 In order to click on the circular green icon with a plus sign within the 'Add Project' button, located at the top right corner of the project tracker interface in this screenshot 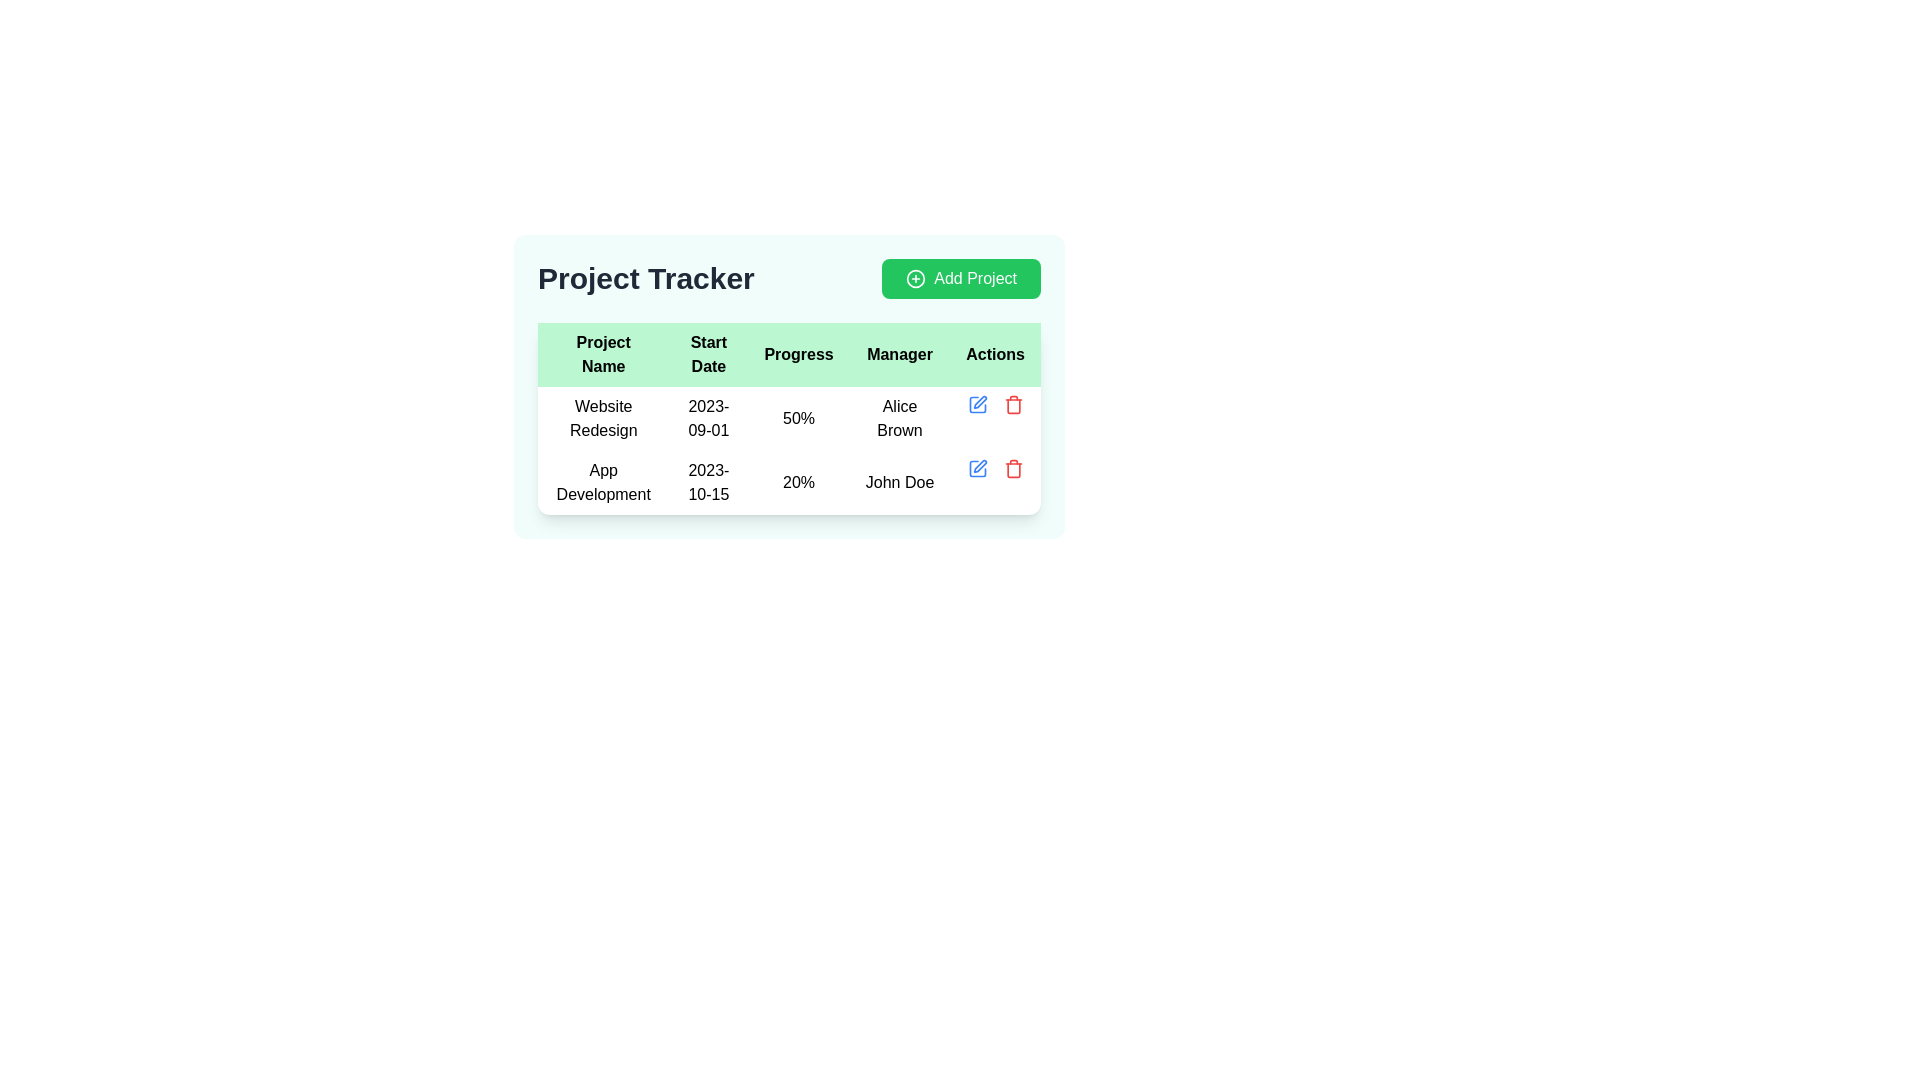, I will do `click(915, 278)`.